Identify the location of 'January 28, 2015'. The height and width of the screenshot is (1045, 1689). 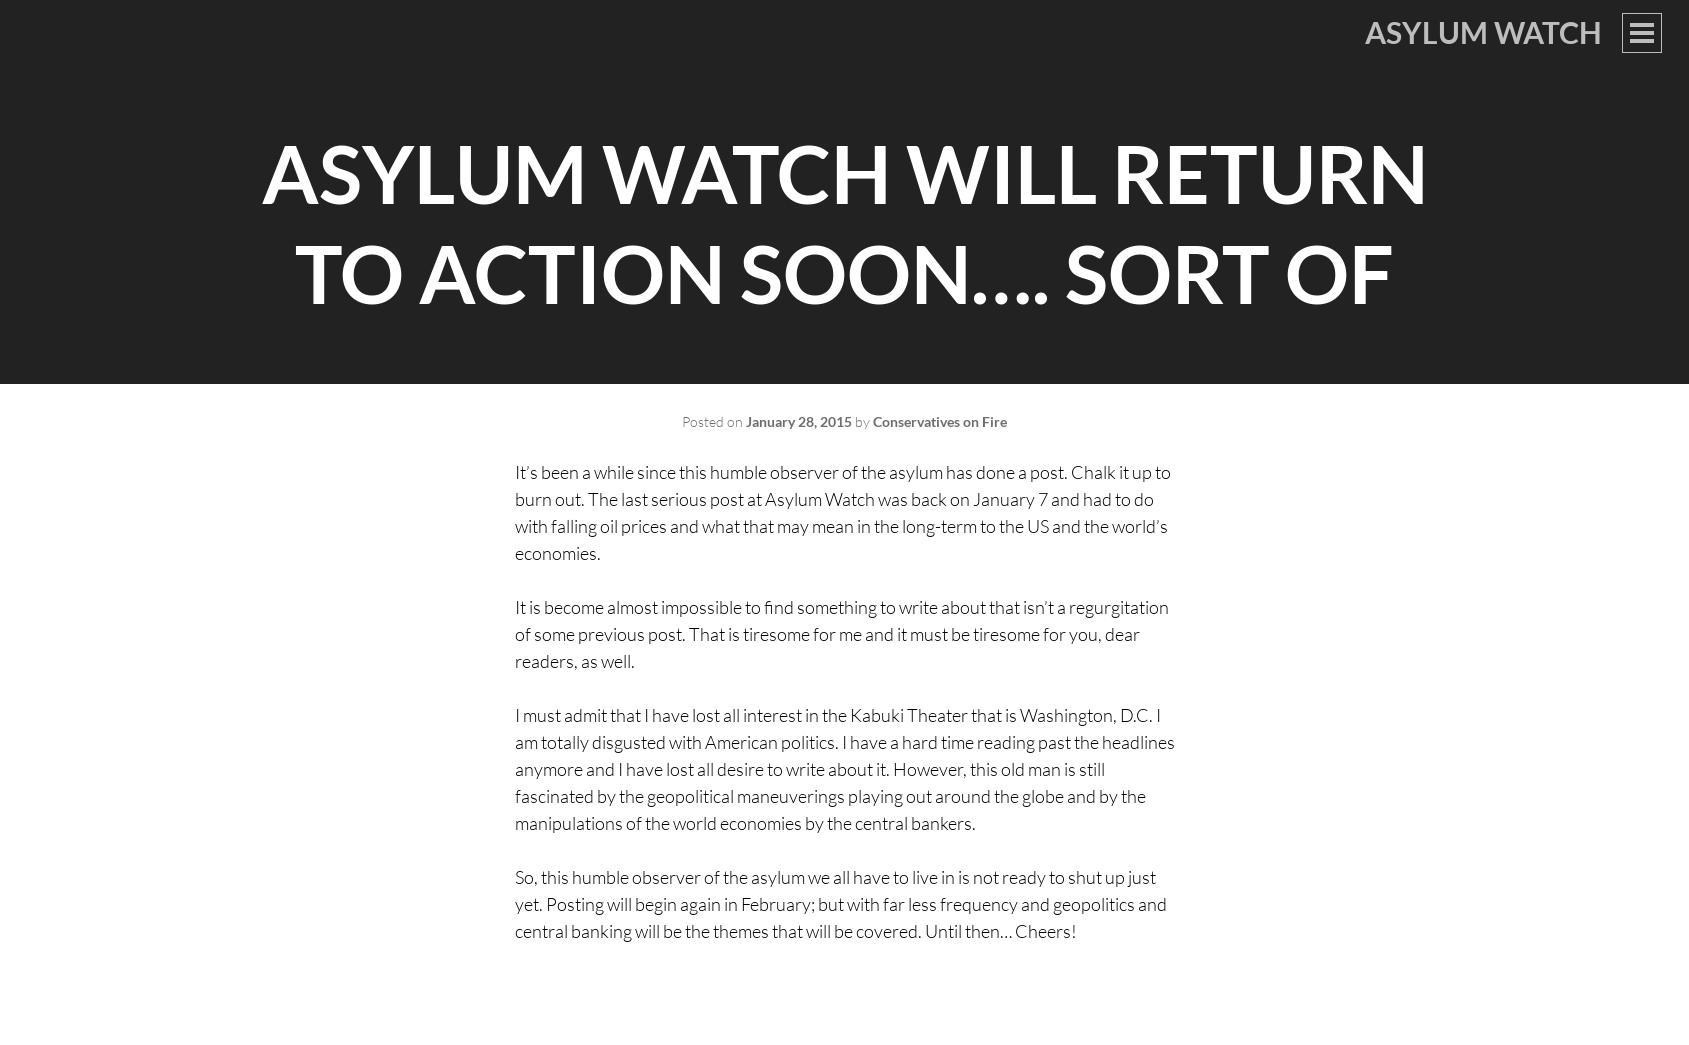
(798, 421).